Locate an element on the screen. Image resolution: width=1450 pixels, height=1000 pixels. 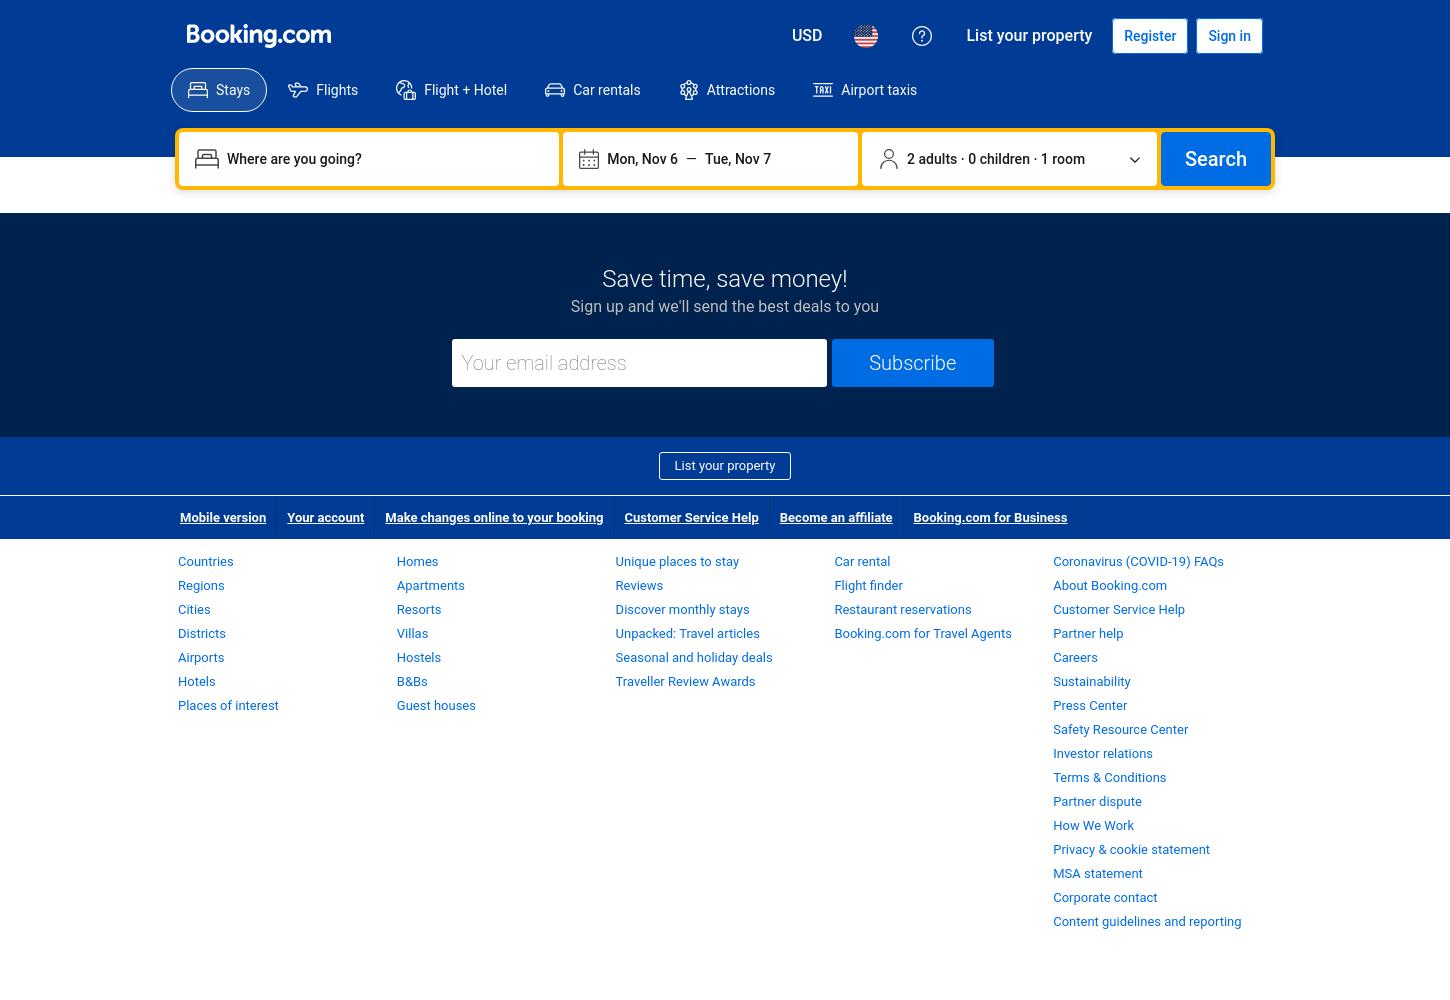
'Investor relations' is located at coordinates (1102, 753).